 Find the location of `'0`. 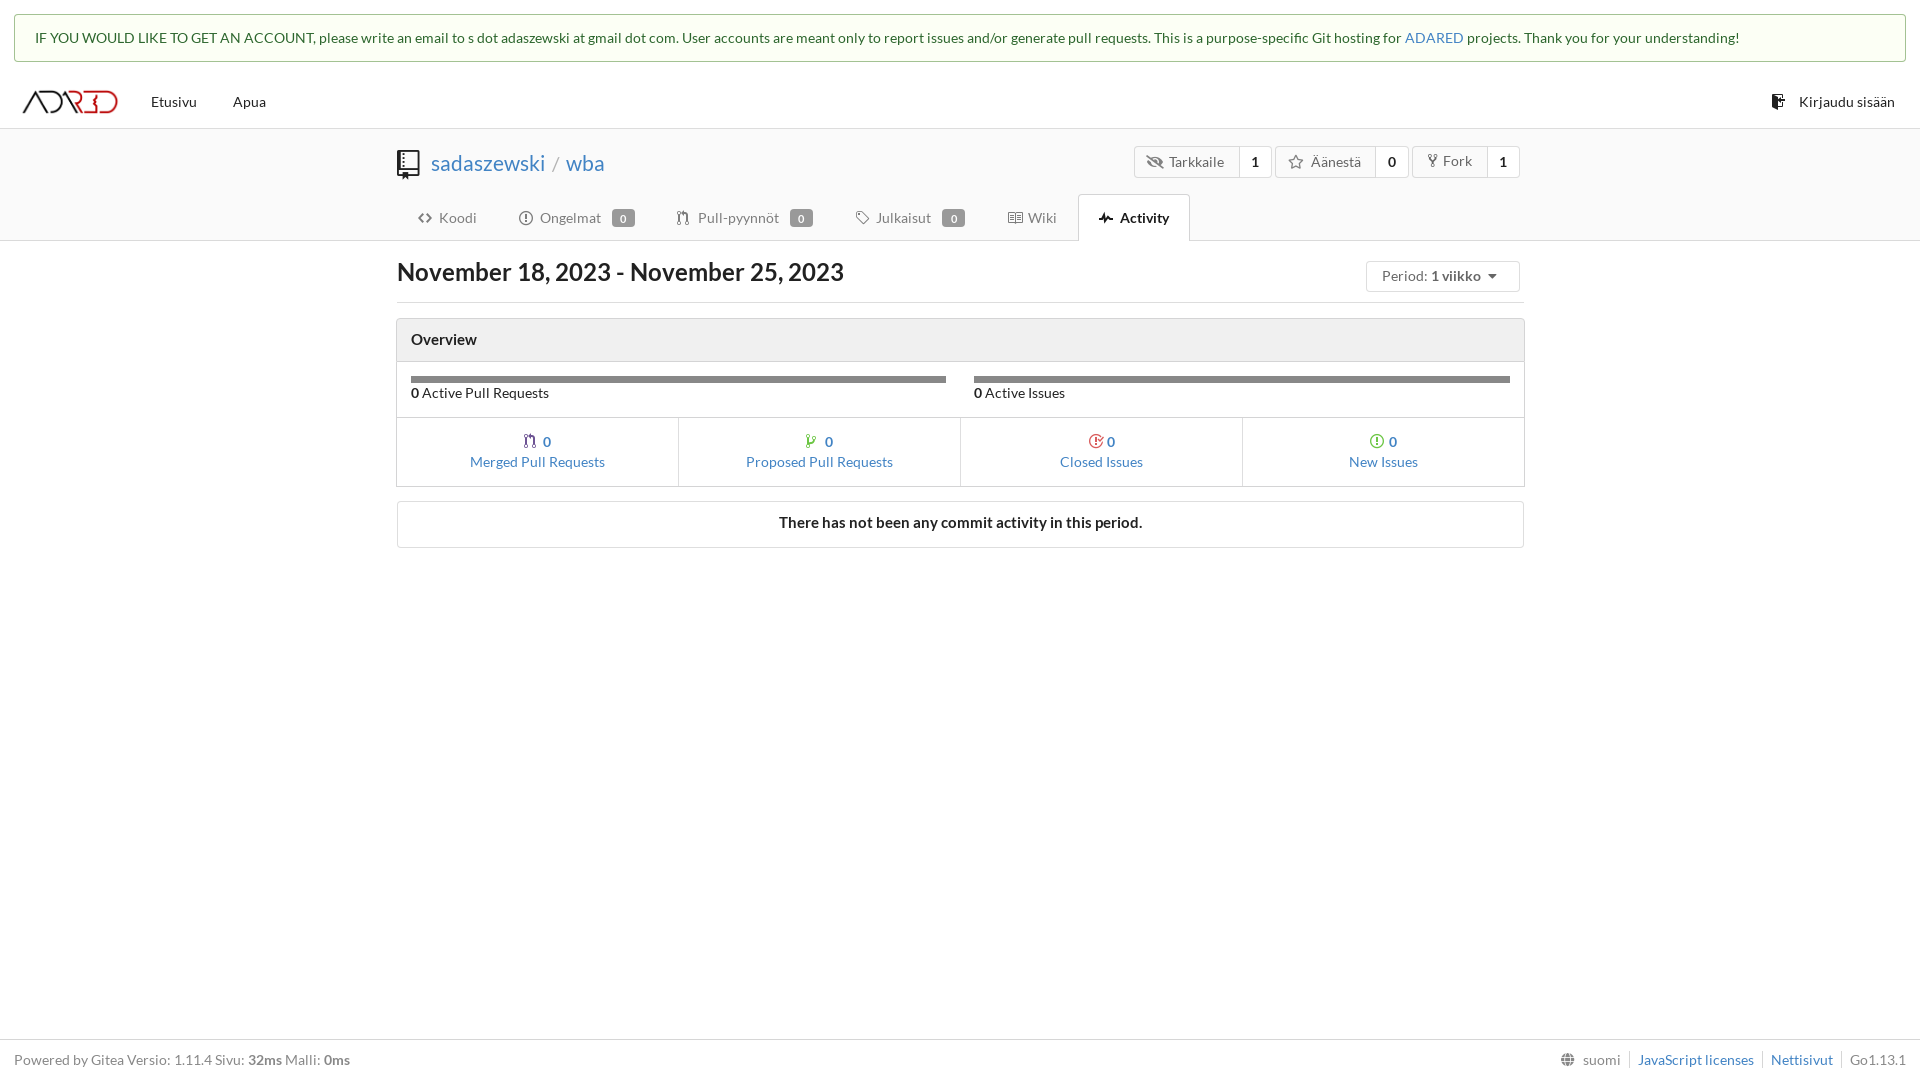

'0 is located at coordinates (1381, 451).